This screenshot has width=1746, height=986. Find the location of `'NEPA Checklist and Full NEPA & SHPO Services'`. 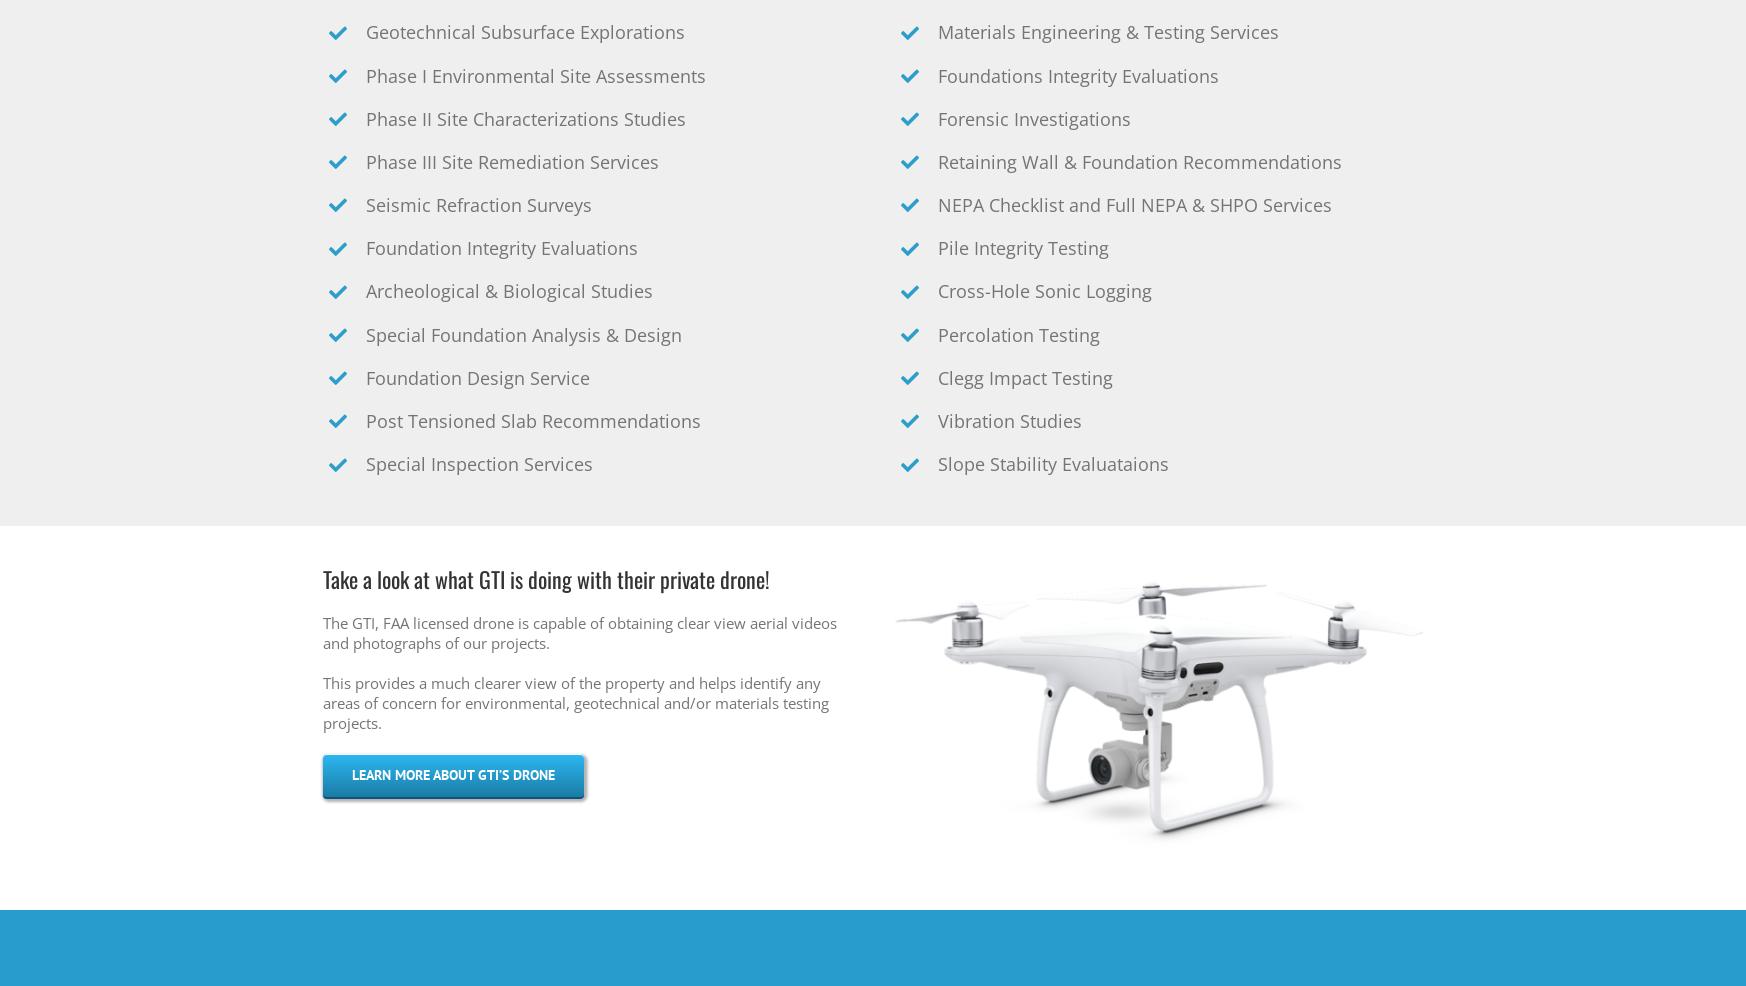

'NEPA Checklist and Full NEPA & SHPO Services' is located at coordinates (1134, 204).